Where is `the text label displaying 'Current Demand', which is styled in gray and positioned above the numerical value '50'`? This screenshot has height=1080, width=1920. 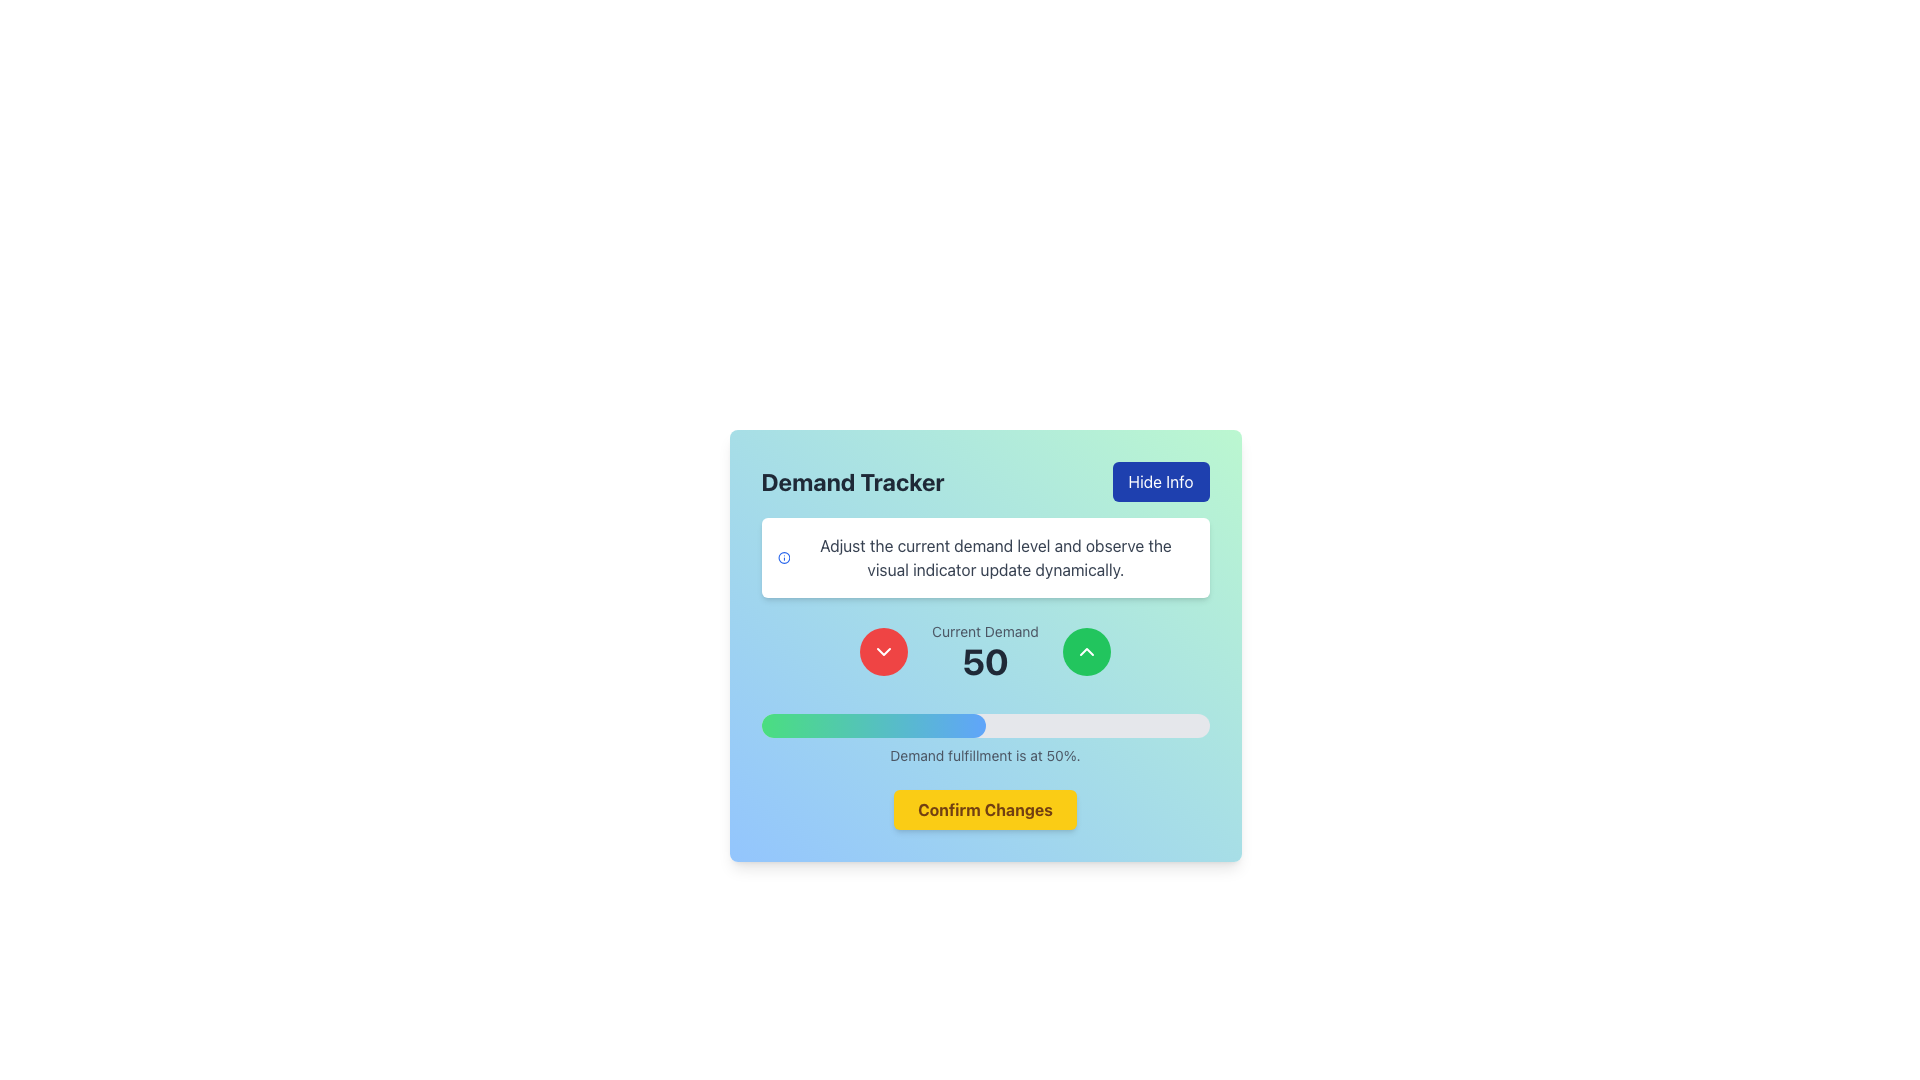
the text label displaying 'Current Demand', which is styled in gray and positioned above the numerical value '50' is located at coordinates (985, 632).